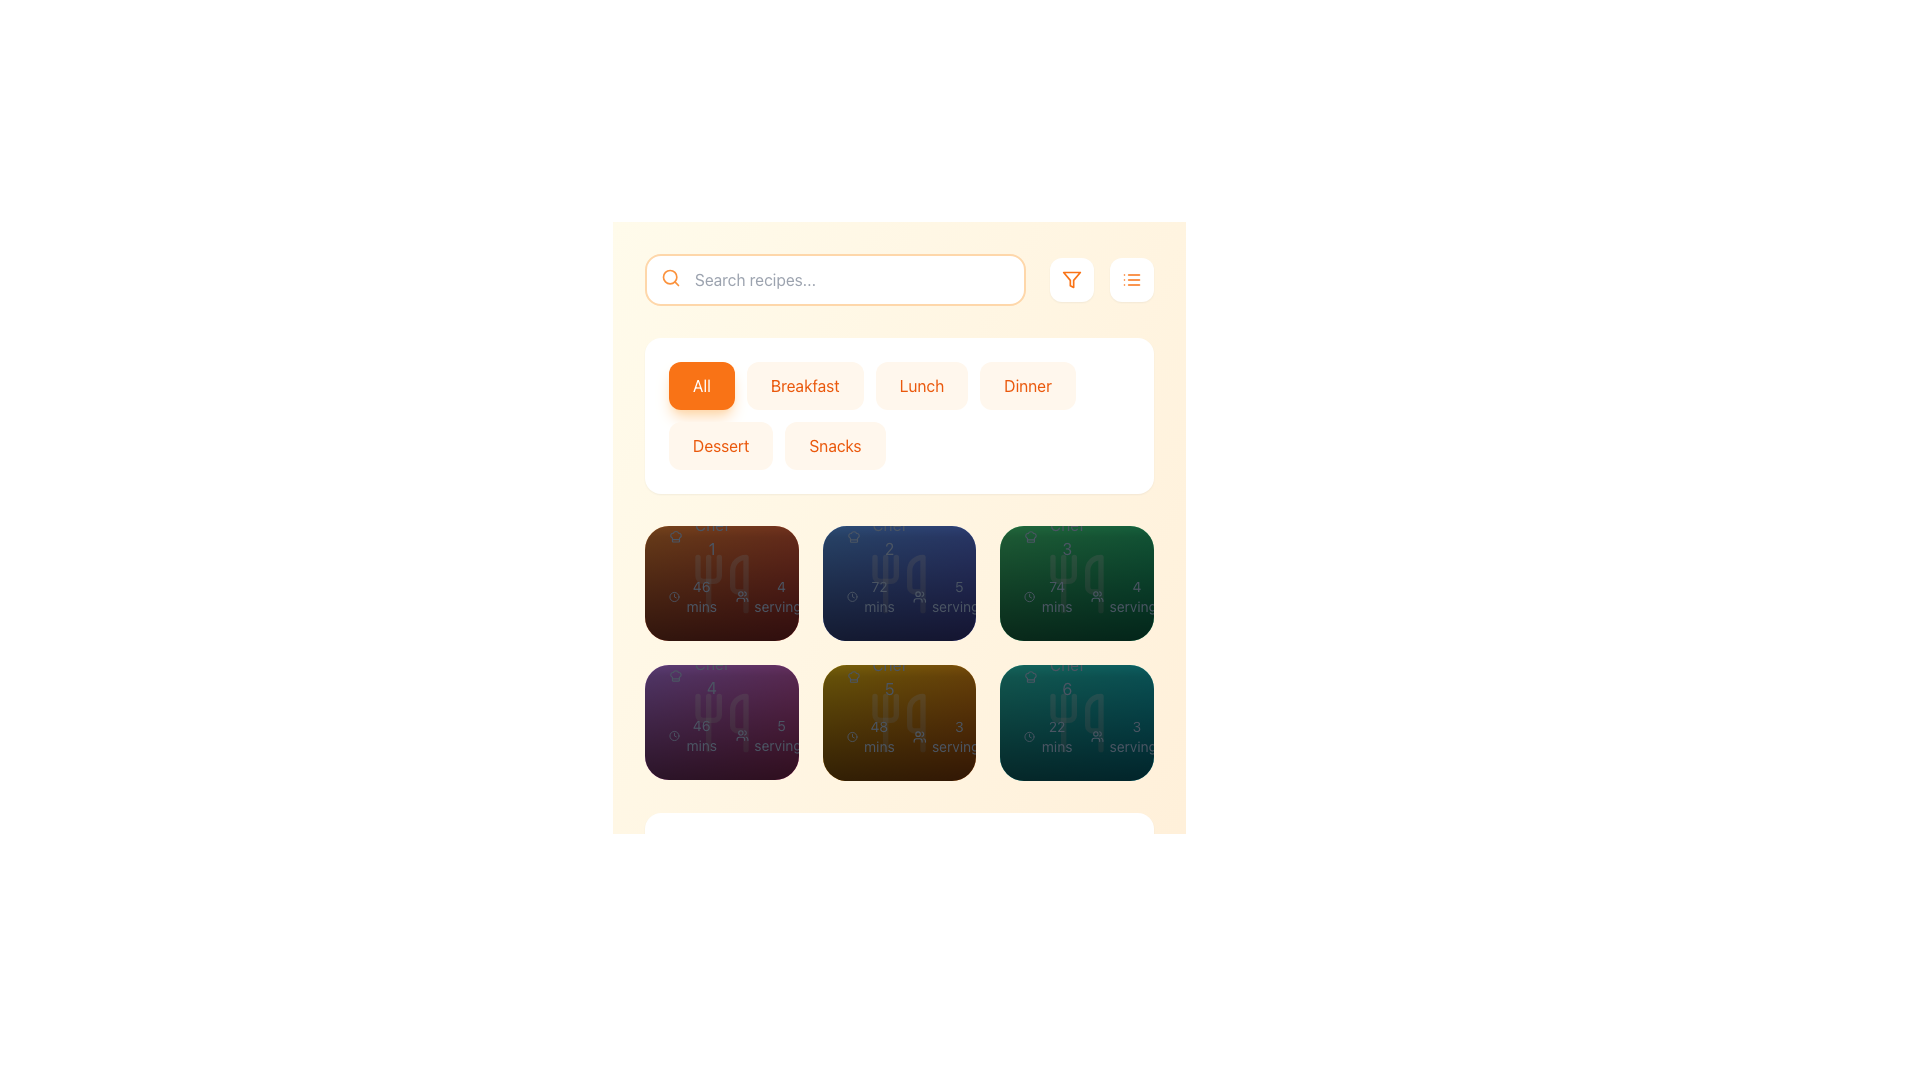 Image resolution: width=1920 pixels, height=1080 pixels. Describe the element at coordinates (805, 385) in the screenshot. I see `the 'Breakfast' button, which is a rectangular button with rounded corners and an orange text label, to filter results` at that location.